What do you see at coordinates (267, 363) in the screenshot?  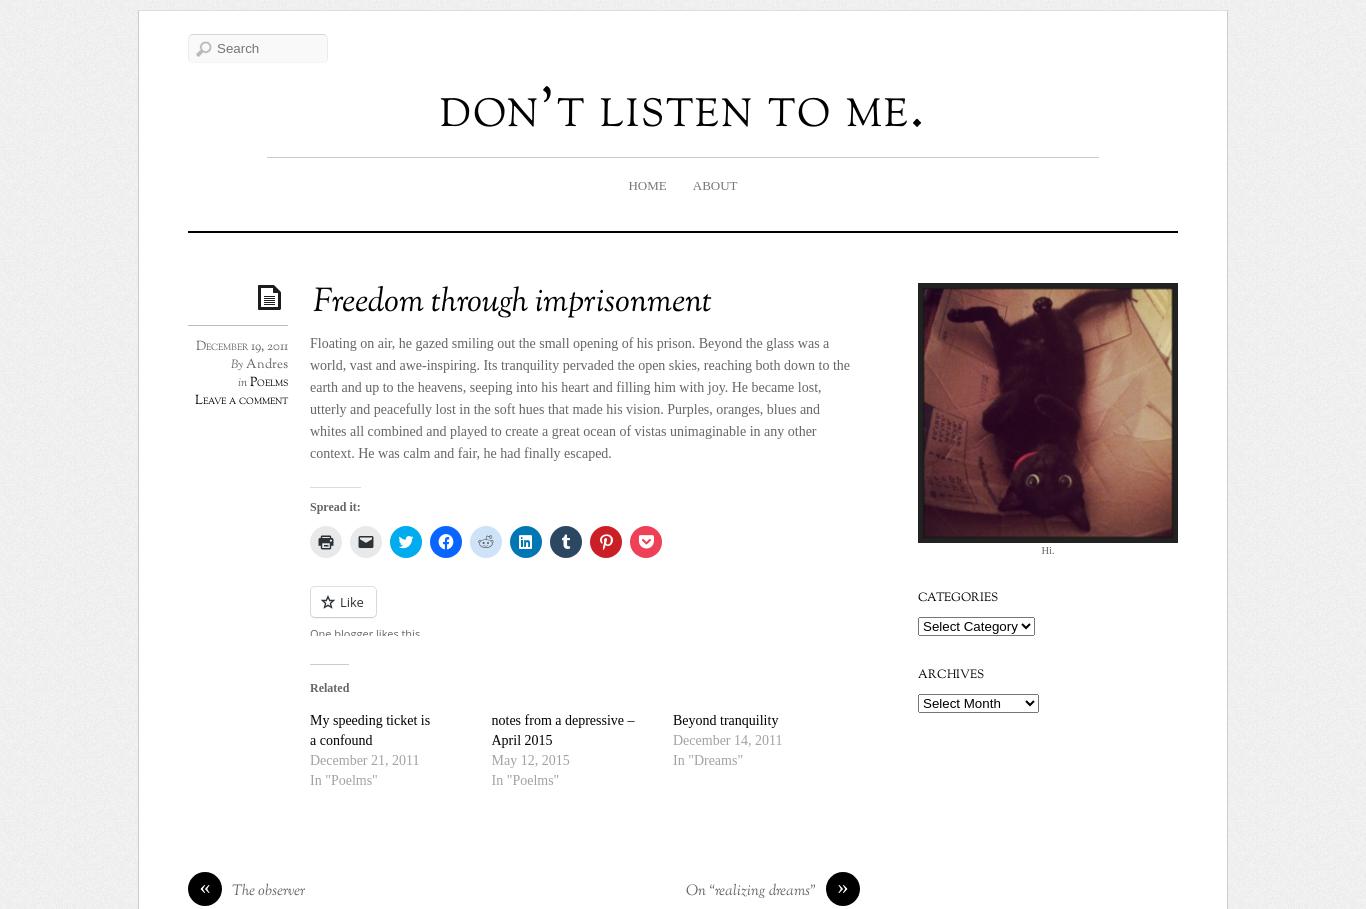 I see `'Andres'` at bounding box center [267, 363].